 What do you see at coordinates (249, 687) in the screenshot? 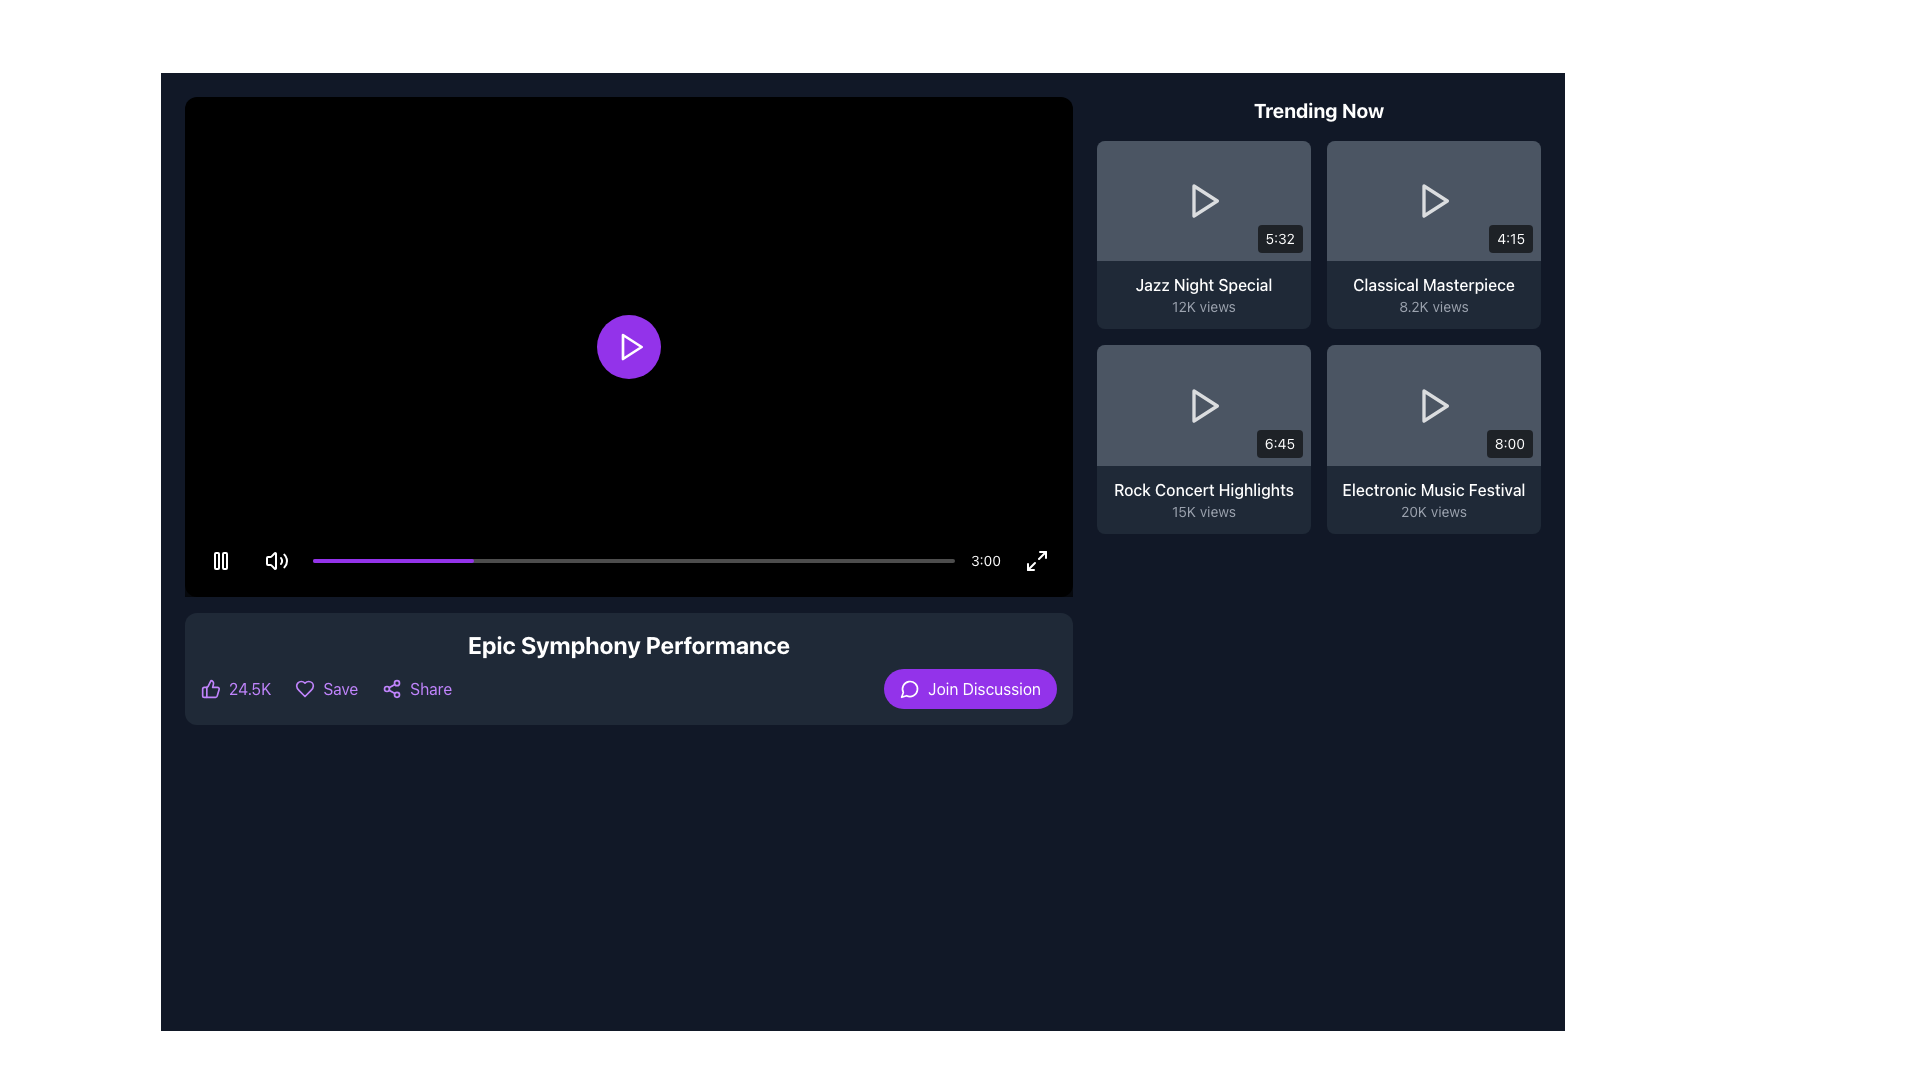
I see `the informational text element displaying '24.5K' in purple font, located adjacent to the thumbs-up icon near the bottom-left corner of the interaction options bar` at bounding box center [249, 687].